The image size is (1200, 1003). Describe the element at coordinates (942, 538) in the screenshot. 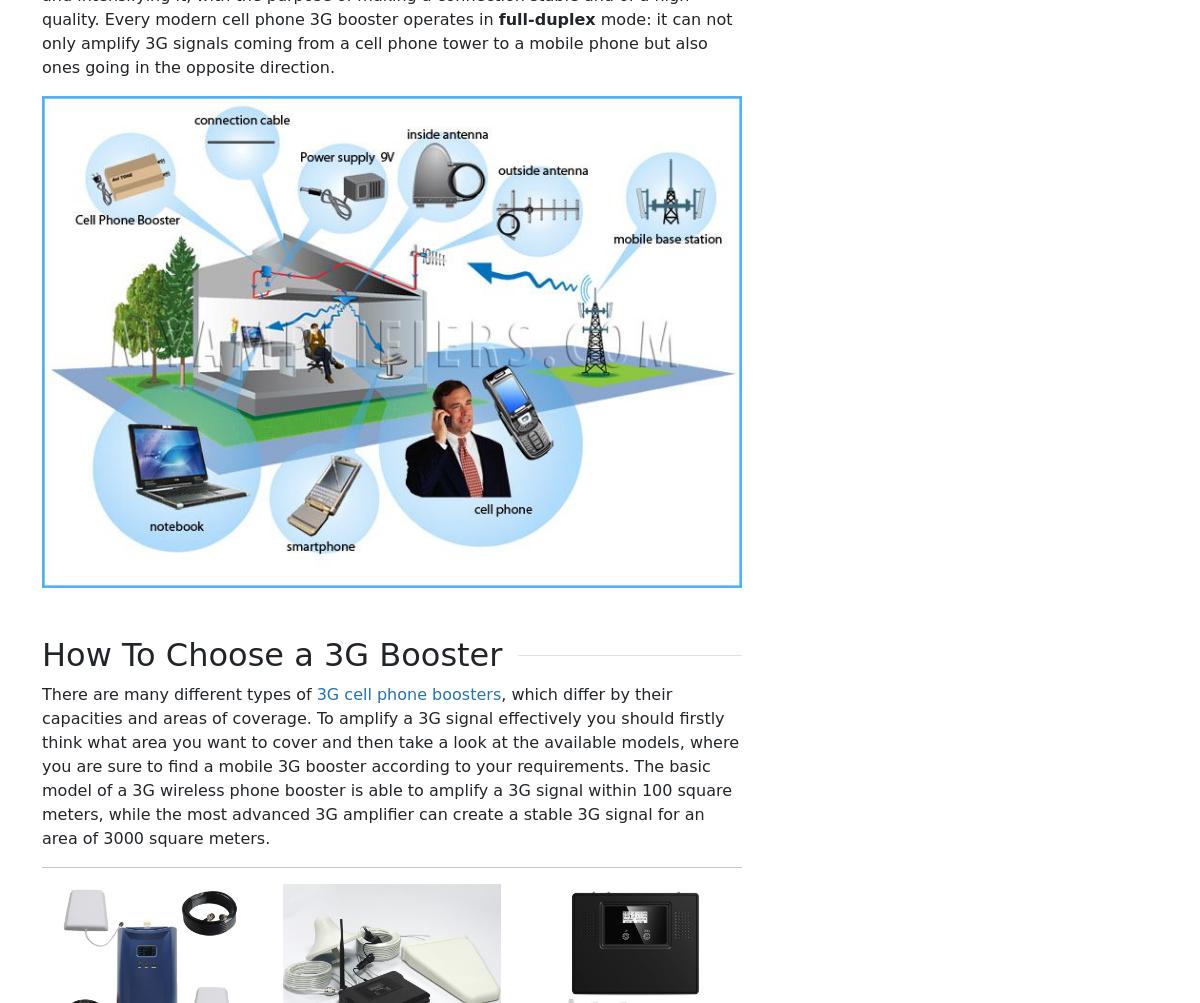

I see `'How It Works'` at that location.